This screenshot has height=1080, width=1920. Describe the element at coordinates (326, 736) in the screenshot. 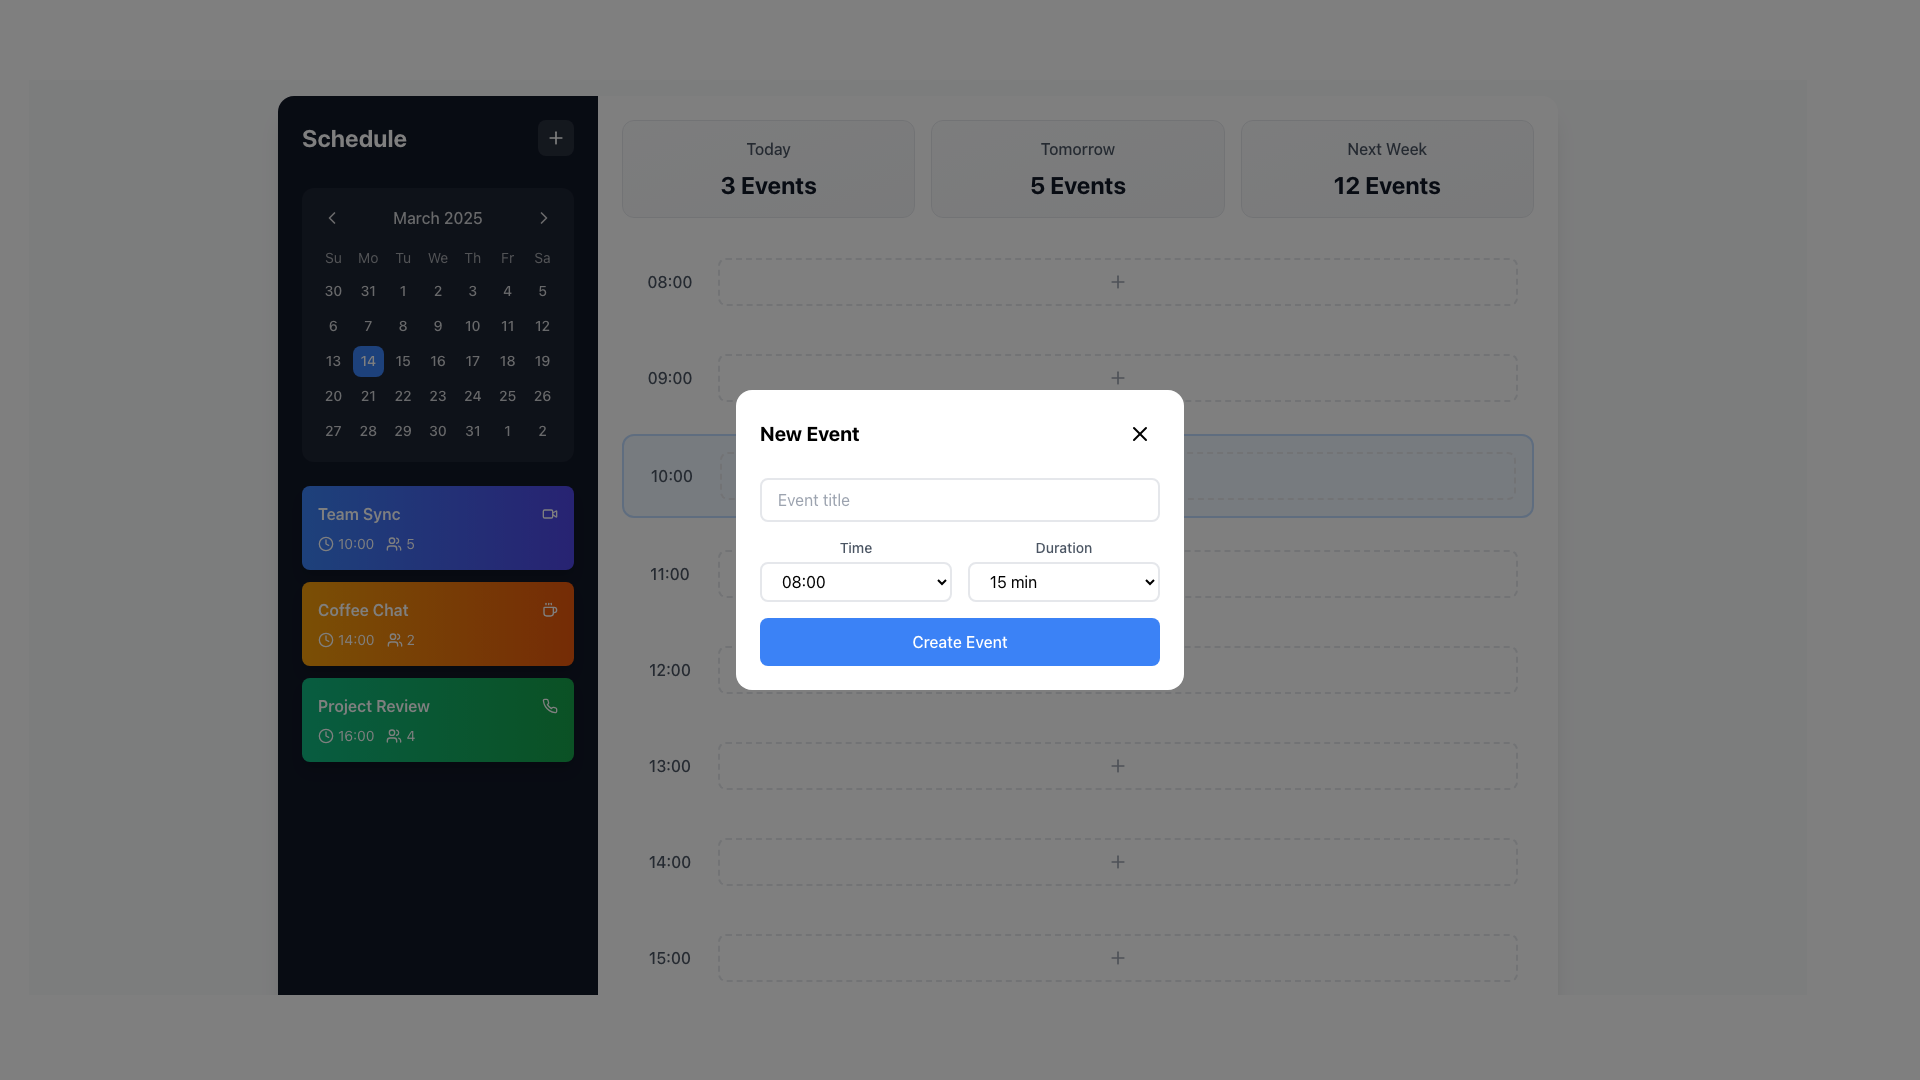

I see `the small gray clock icon located on the green 'Project Review' card, which is the leftmost component in the row displaying '16:00'` at that location.